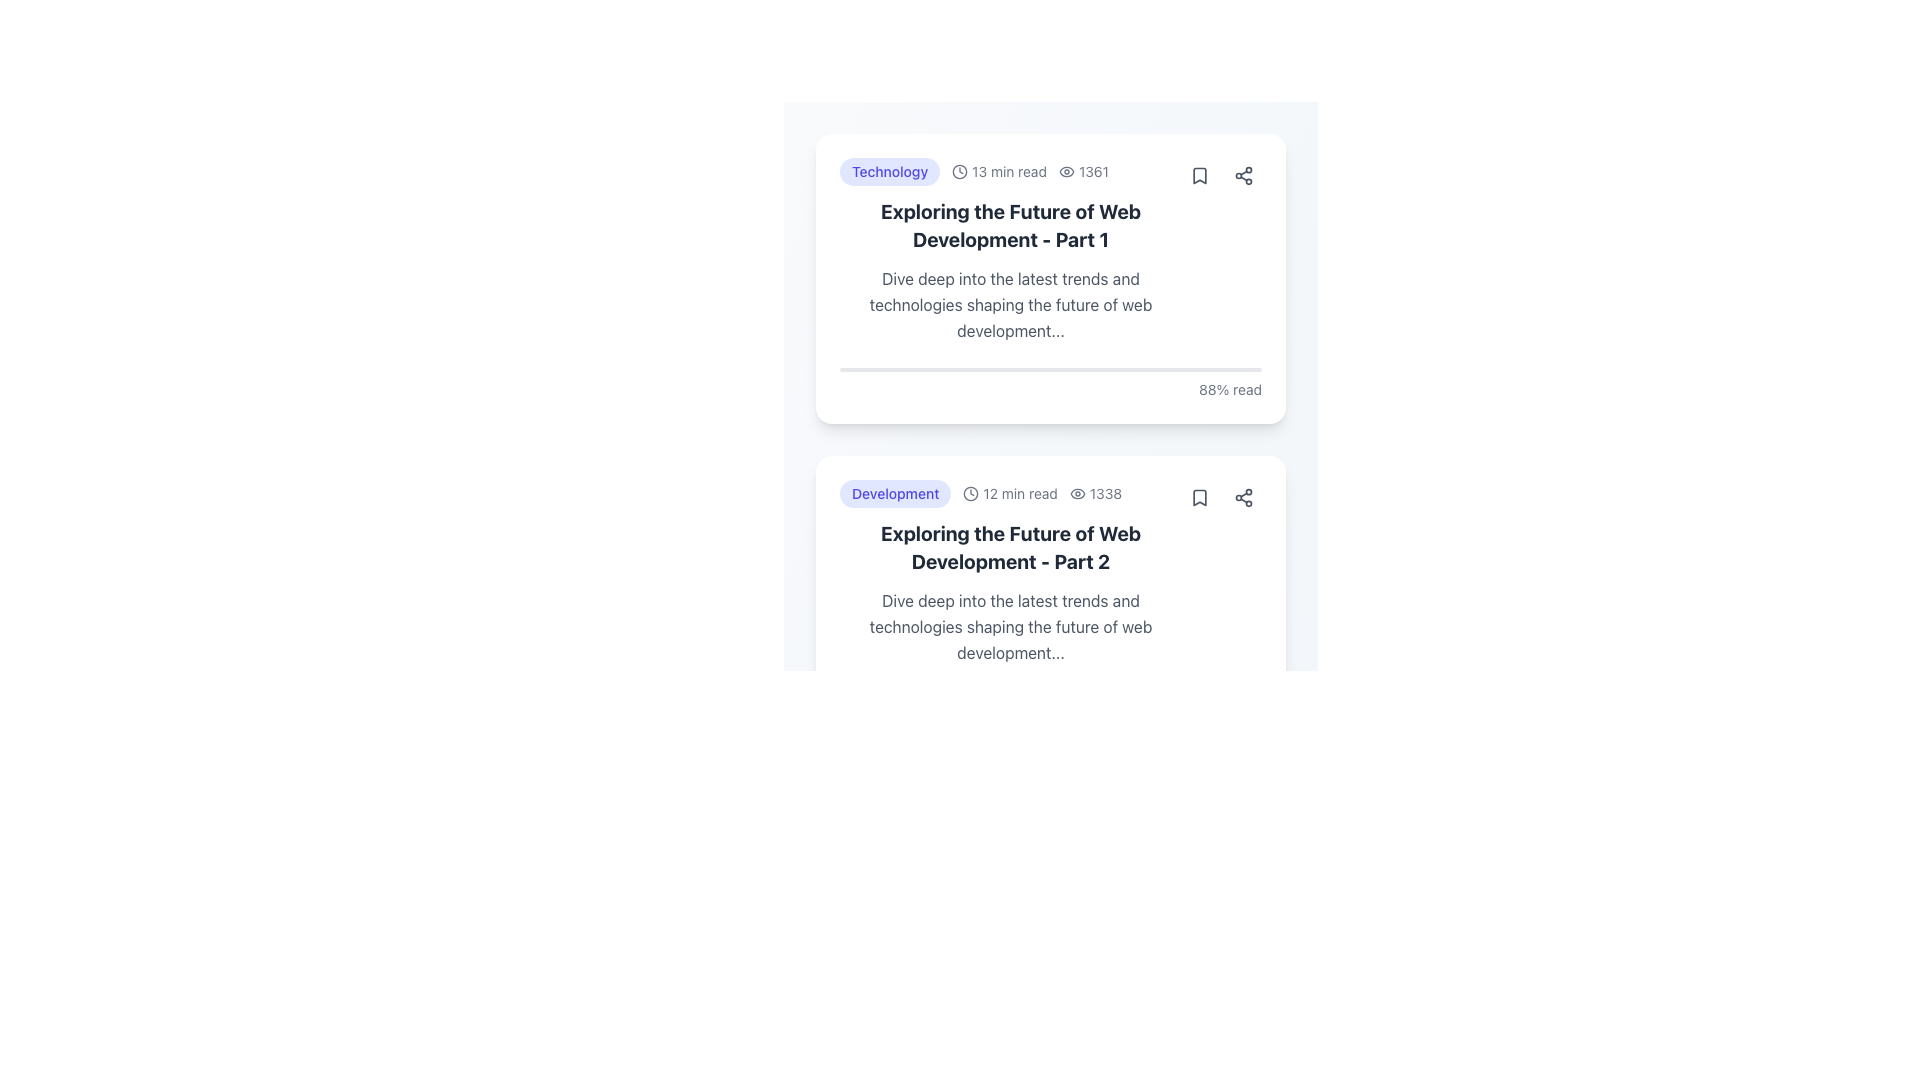 This screenshot has height=1080, width=1920. Describe the element at coordinates (1065, 171) in the screenshot. I see `the eye-shaped icon, which denotes visibility and is located between the '13 min read' label and the number '1361' within the top article card` at that location.